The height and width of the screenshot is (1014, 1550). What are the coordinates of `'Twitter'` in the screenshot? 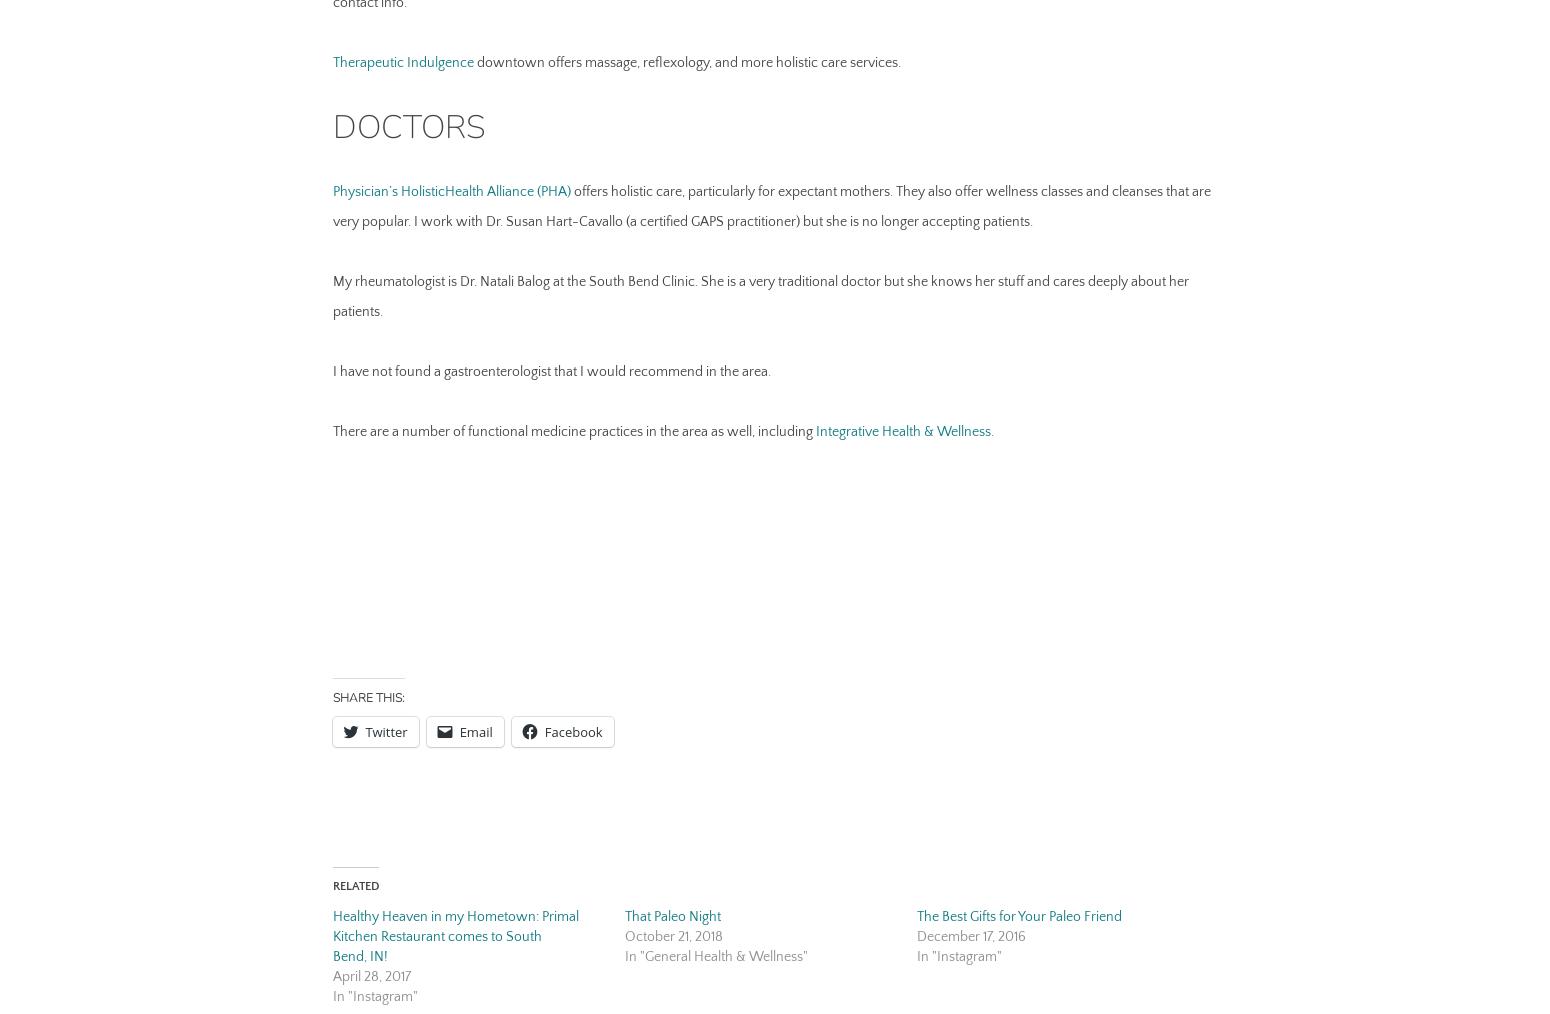 It's located at (384, 731).